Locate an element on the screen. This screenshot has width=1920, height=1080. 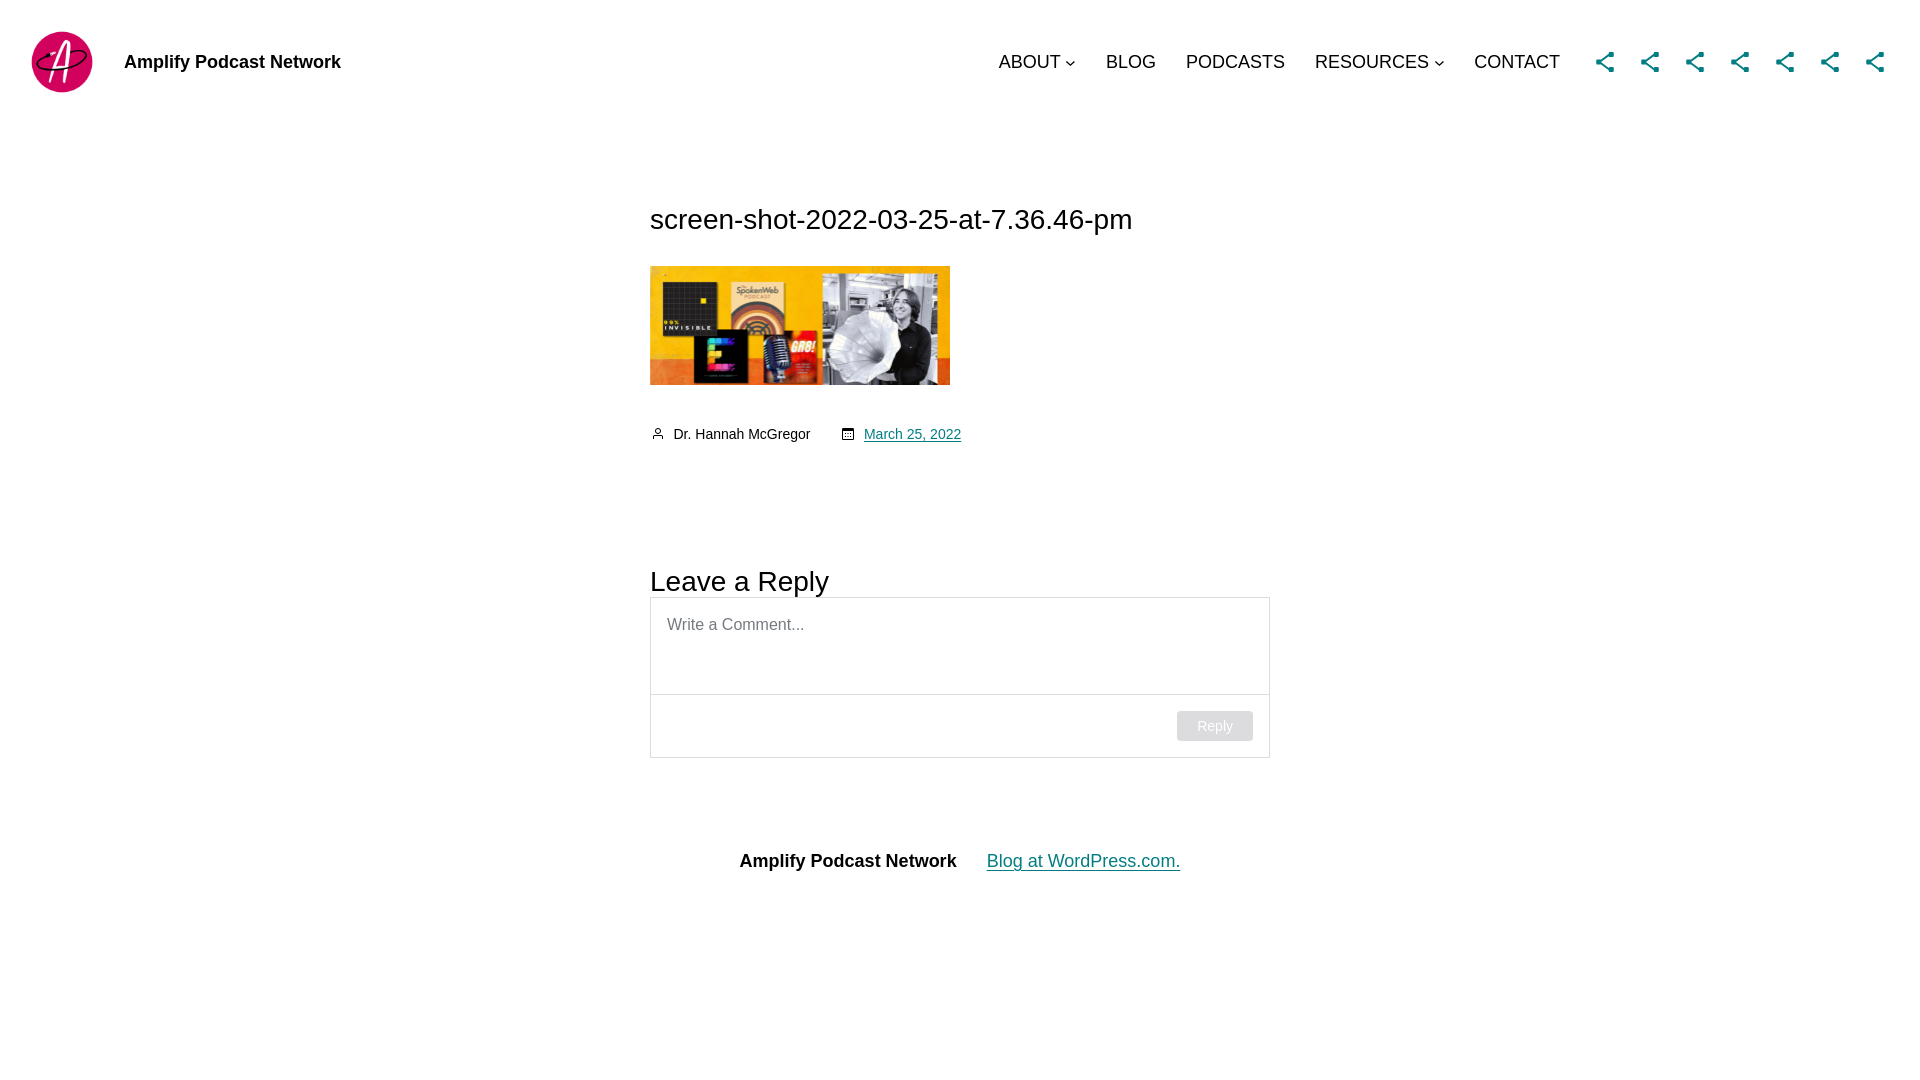
'ABOUT' is located at coordinates (998, 61).